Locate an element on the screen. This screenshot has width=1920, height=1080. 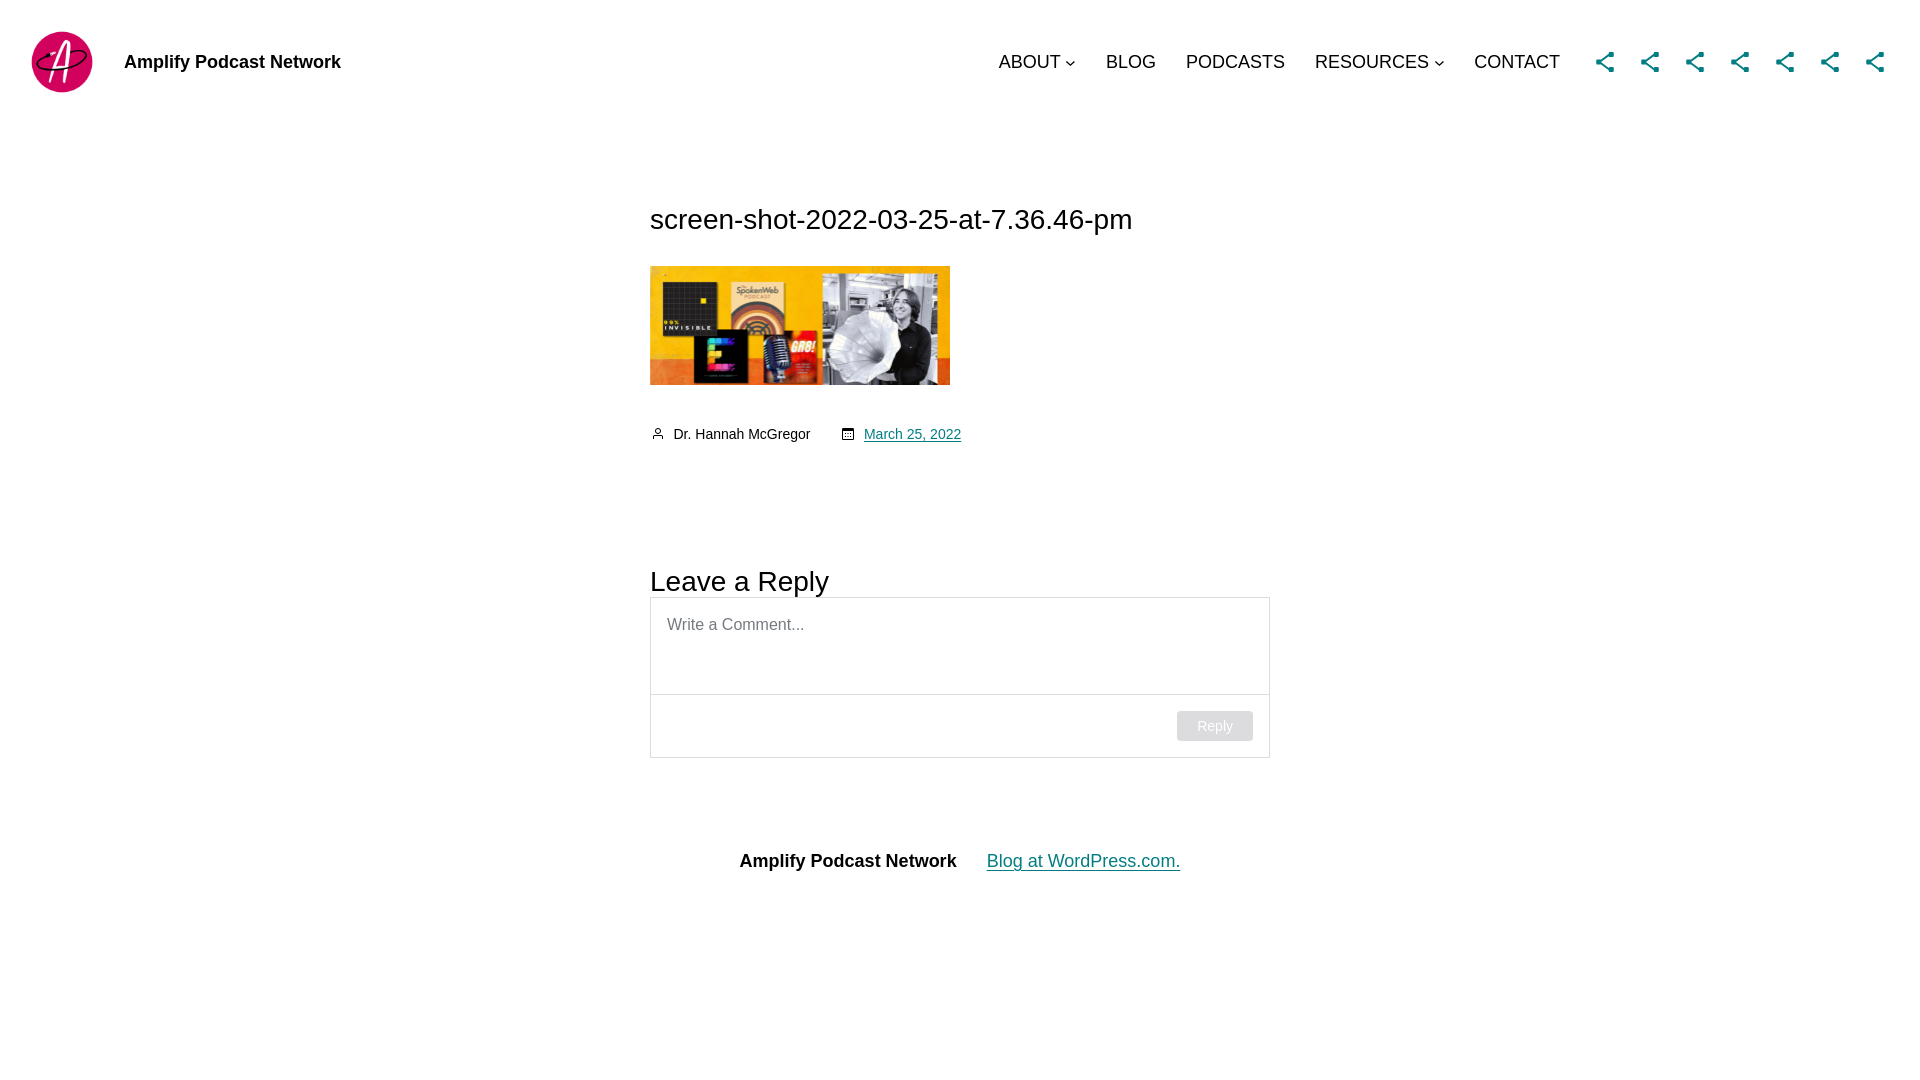
'ABOUT' is located at coordinates (998, 61).